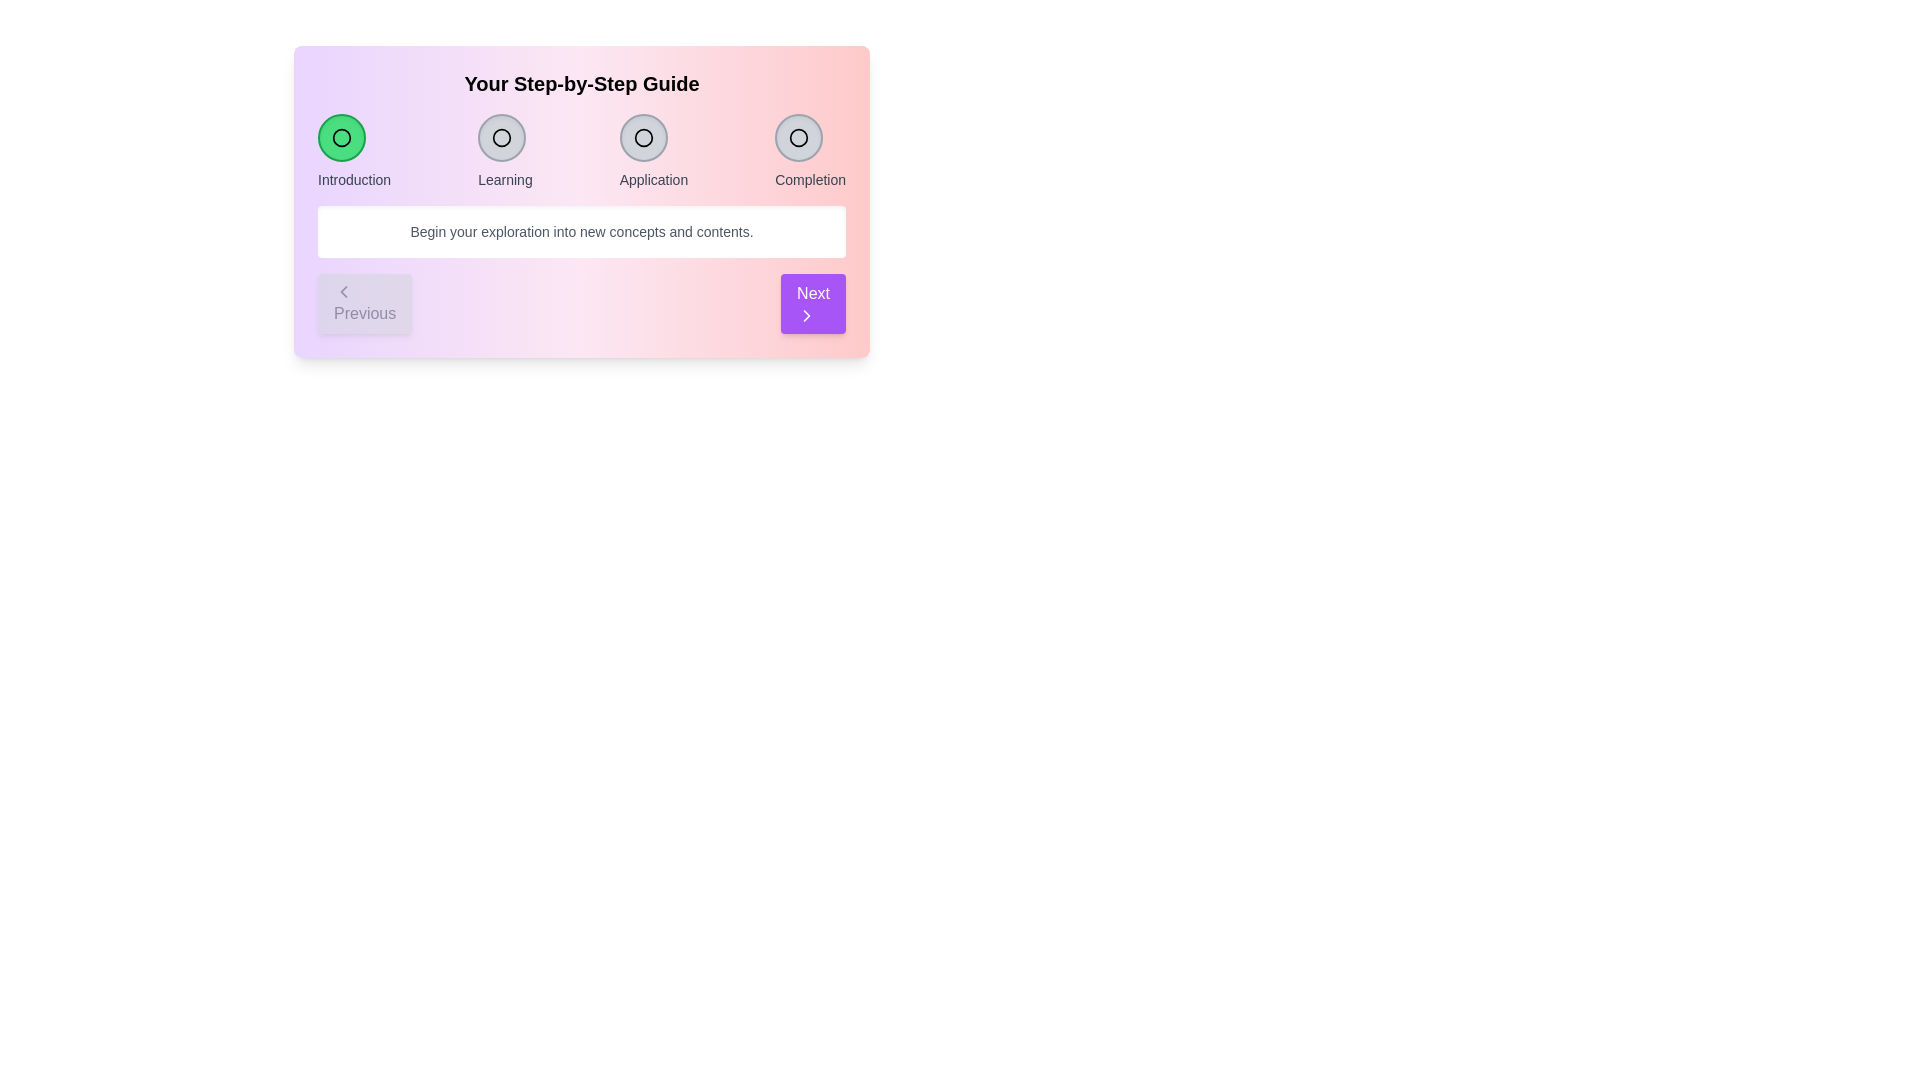 The height and width of the screenshot is (1080, 1920). What do you see at coordinates (813, 304) in the screenshot?
I see `the rectangular button with a purple background and white text reading 'Next'` at bounding box center [813, 304].